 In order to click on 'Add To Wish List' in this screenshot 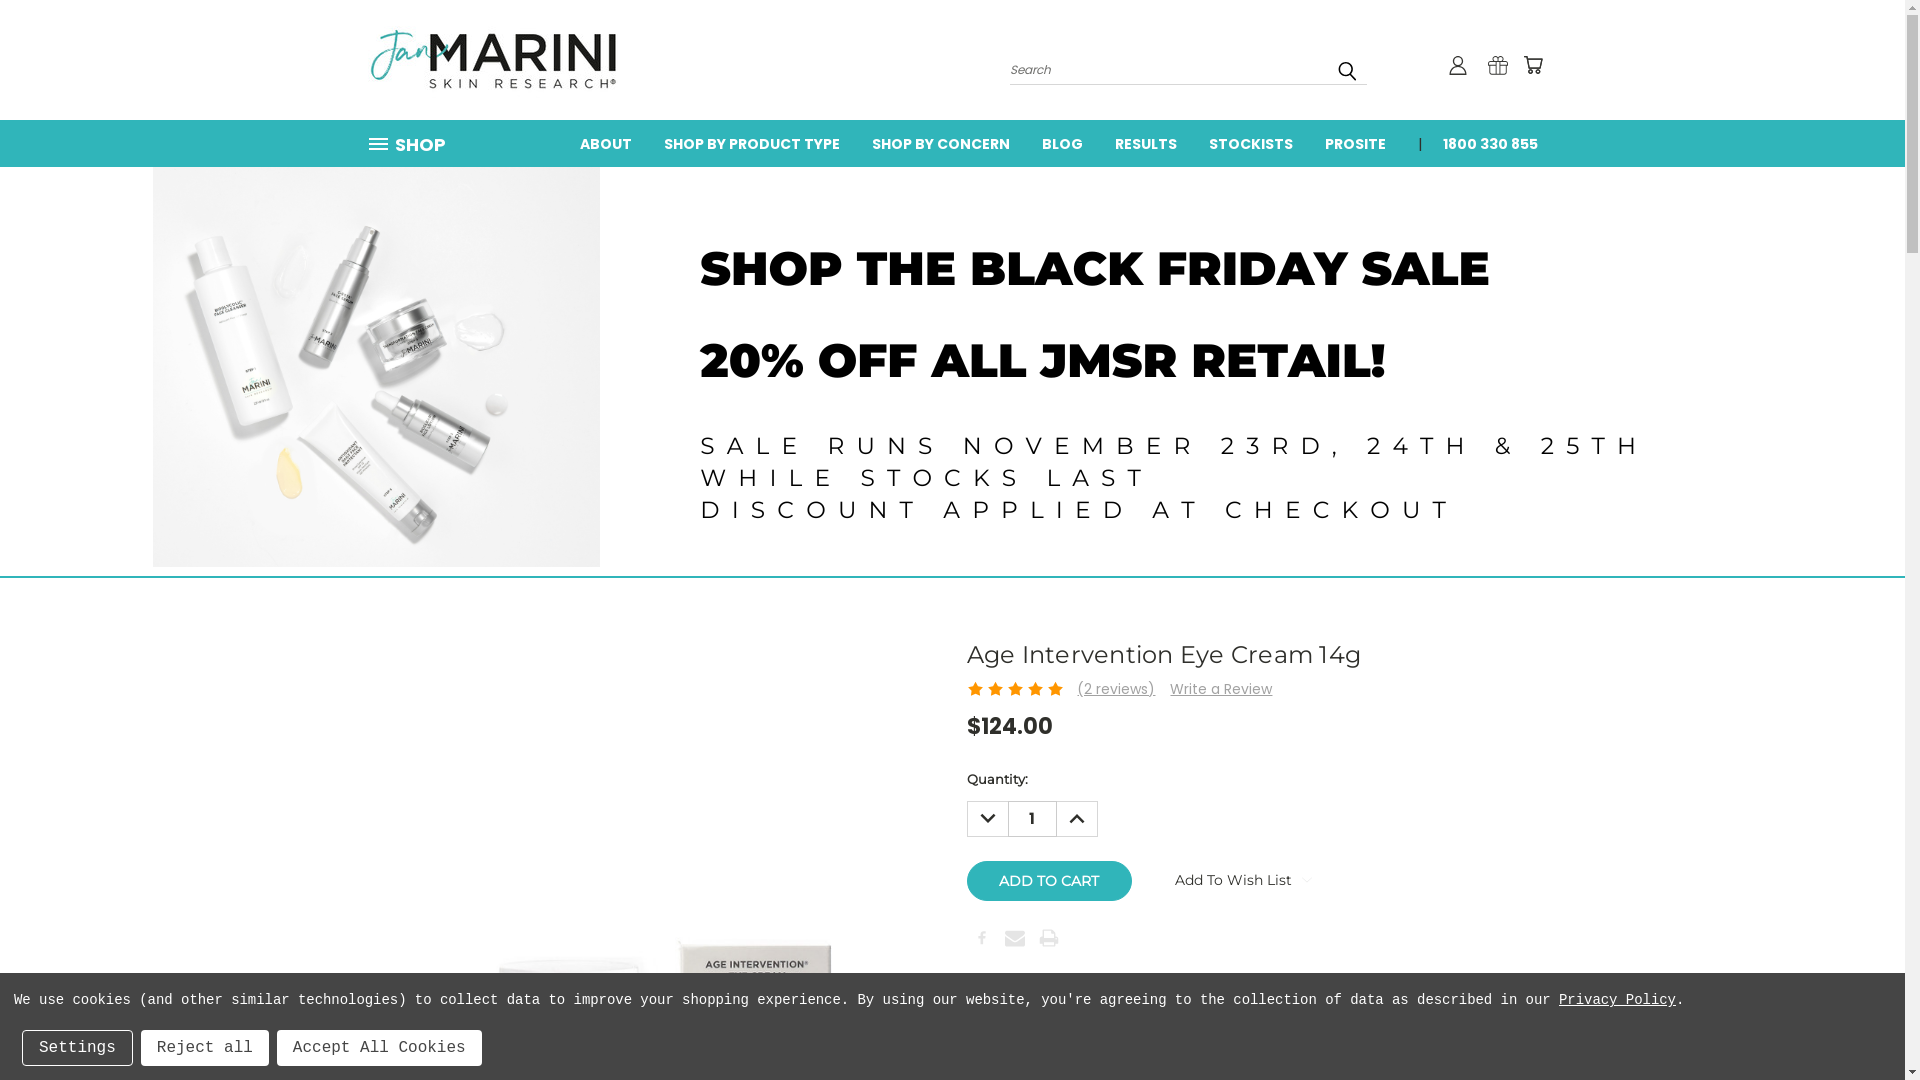, I will do `click(1142, 878)`.